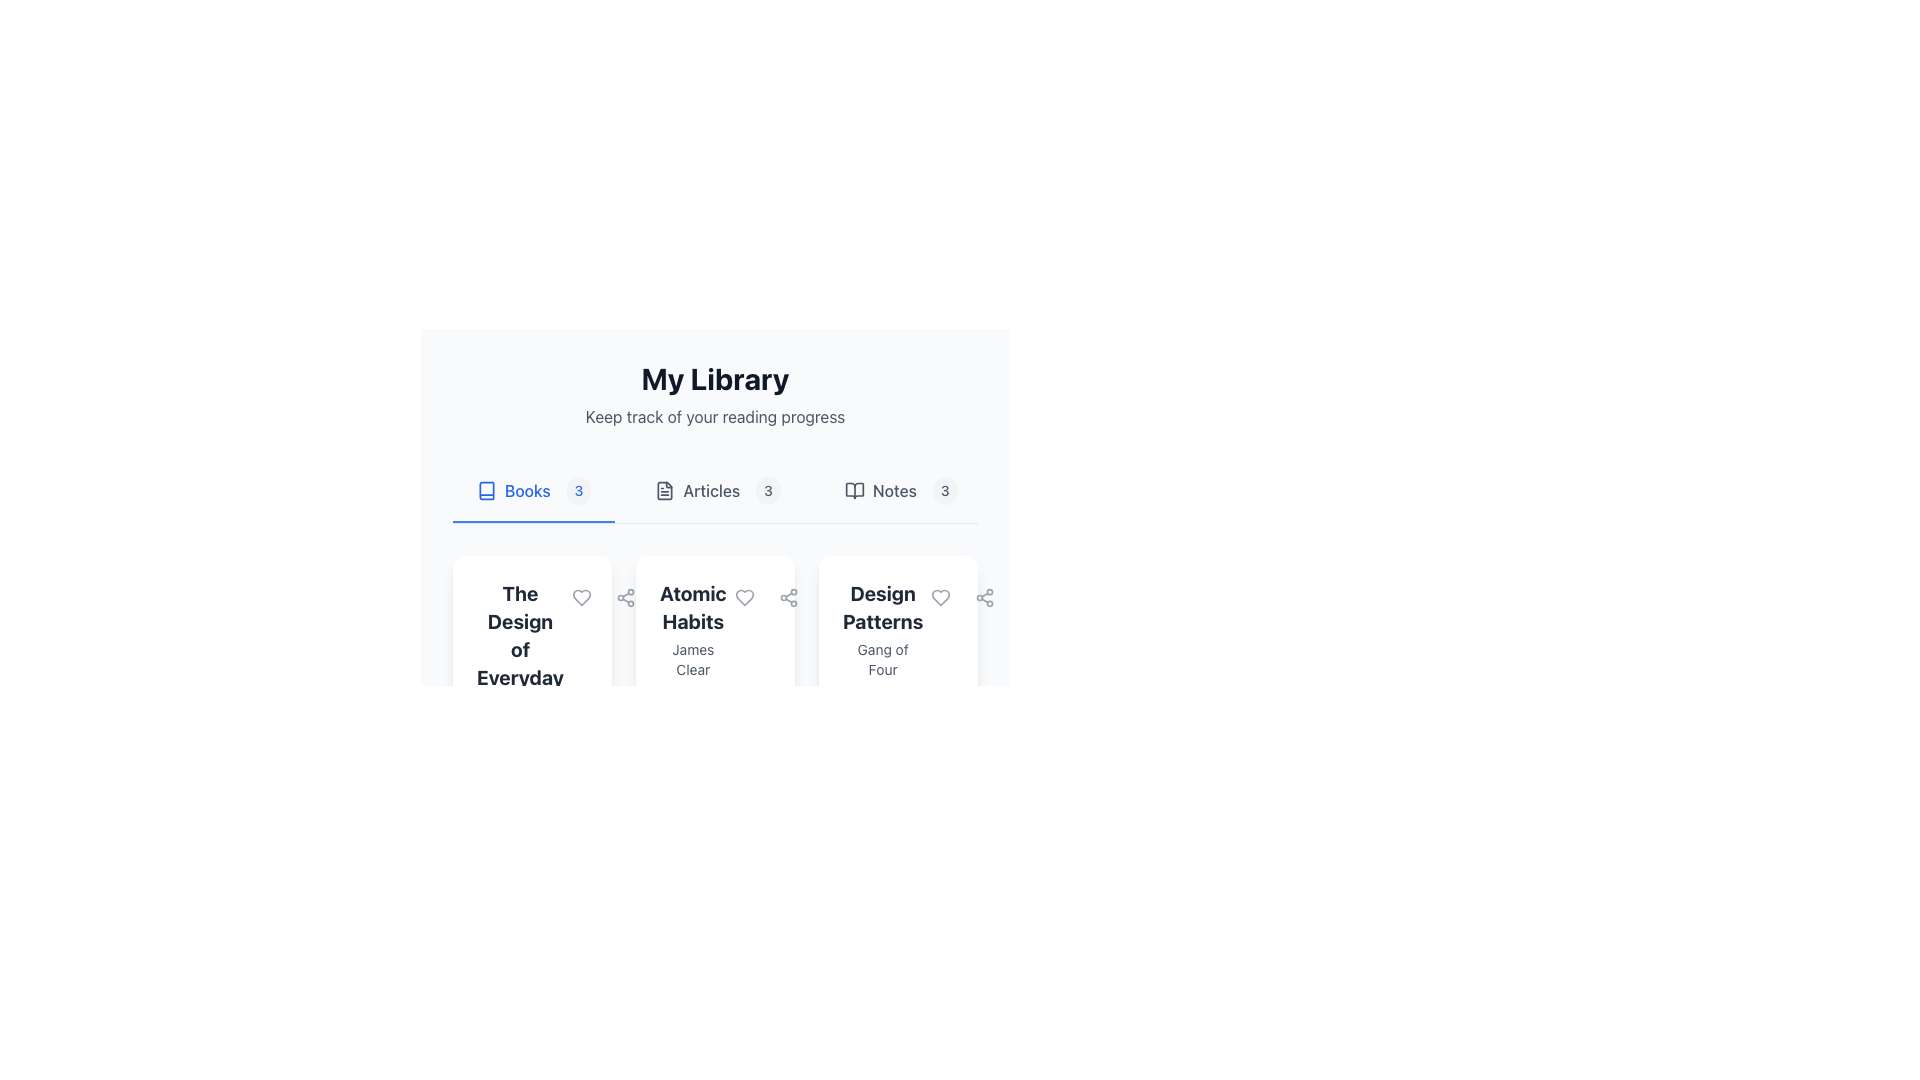  What do you see at coordinates (685, 728) in the screenshot?
I see `the progress bar segment that visually indicates approximately 45% completion, located near the bottom of the interface below the 'Atomic Habits' cards` at bounding box center [685, 728].